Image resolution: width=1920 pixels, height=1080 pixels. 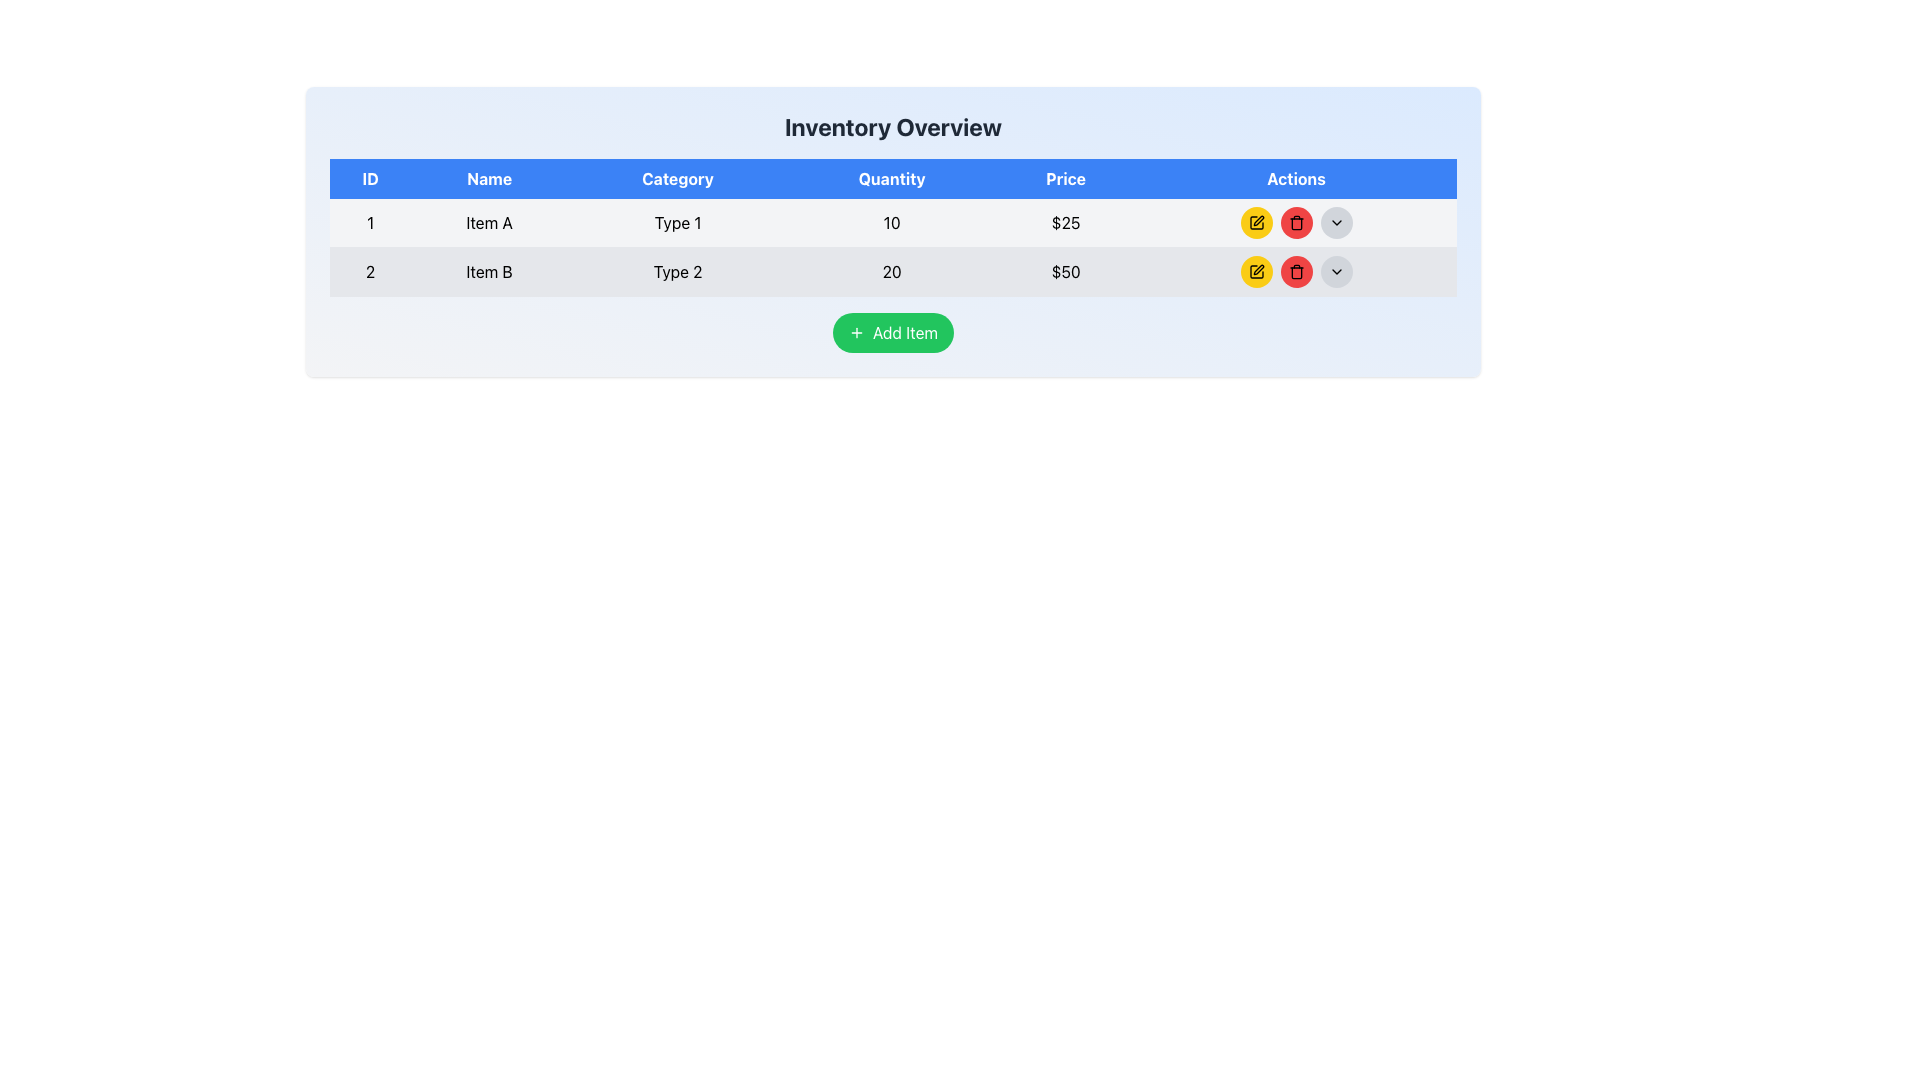 What do you see at coordinates (892, 177) in the screenshot?
I see `the Table Header Row to sort the data by the selected column` at bounding box center [892, 177].